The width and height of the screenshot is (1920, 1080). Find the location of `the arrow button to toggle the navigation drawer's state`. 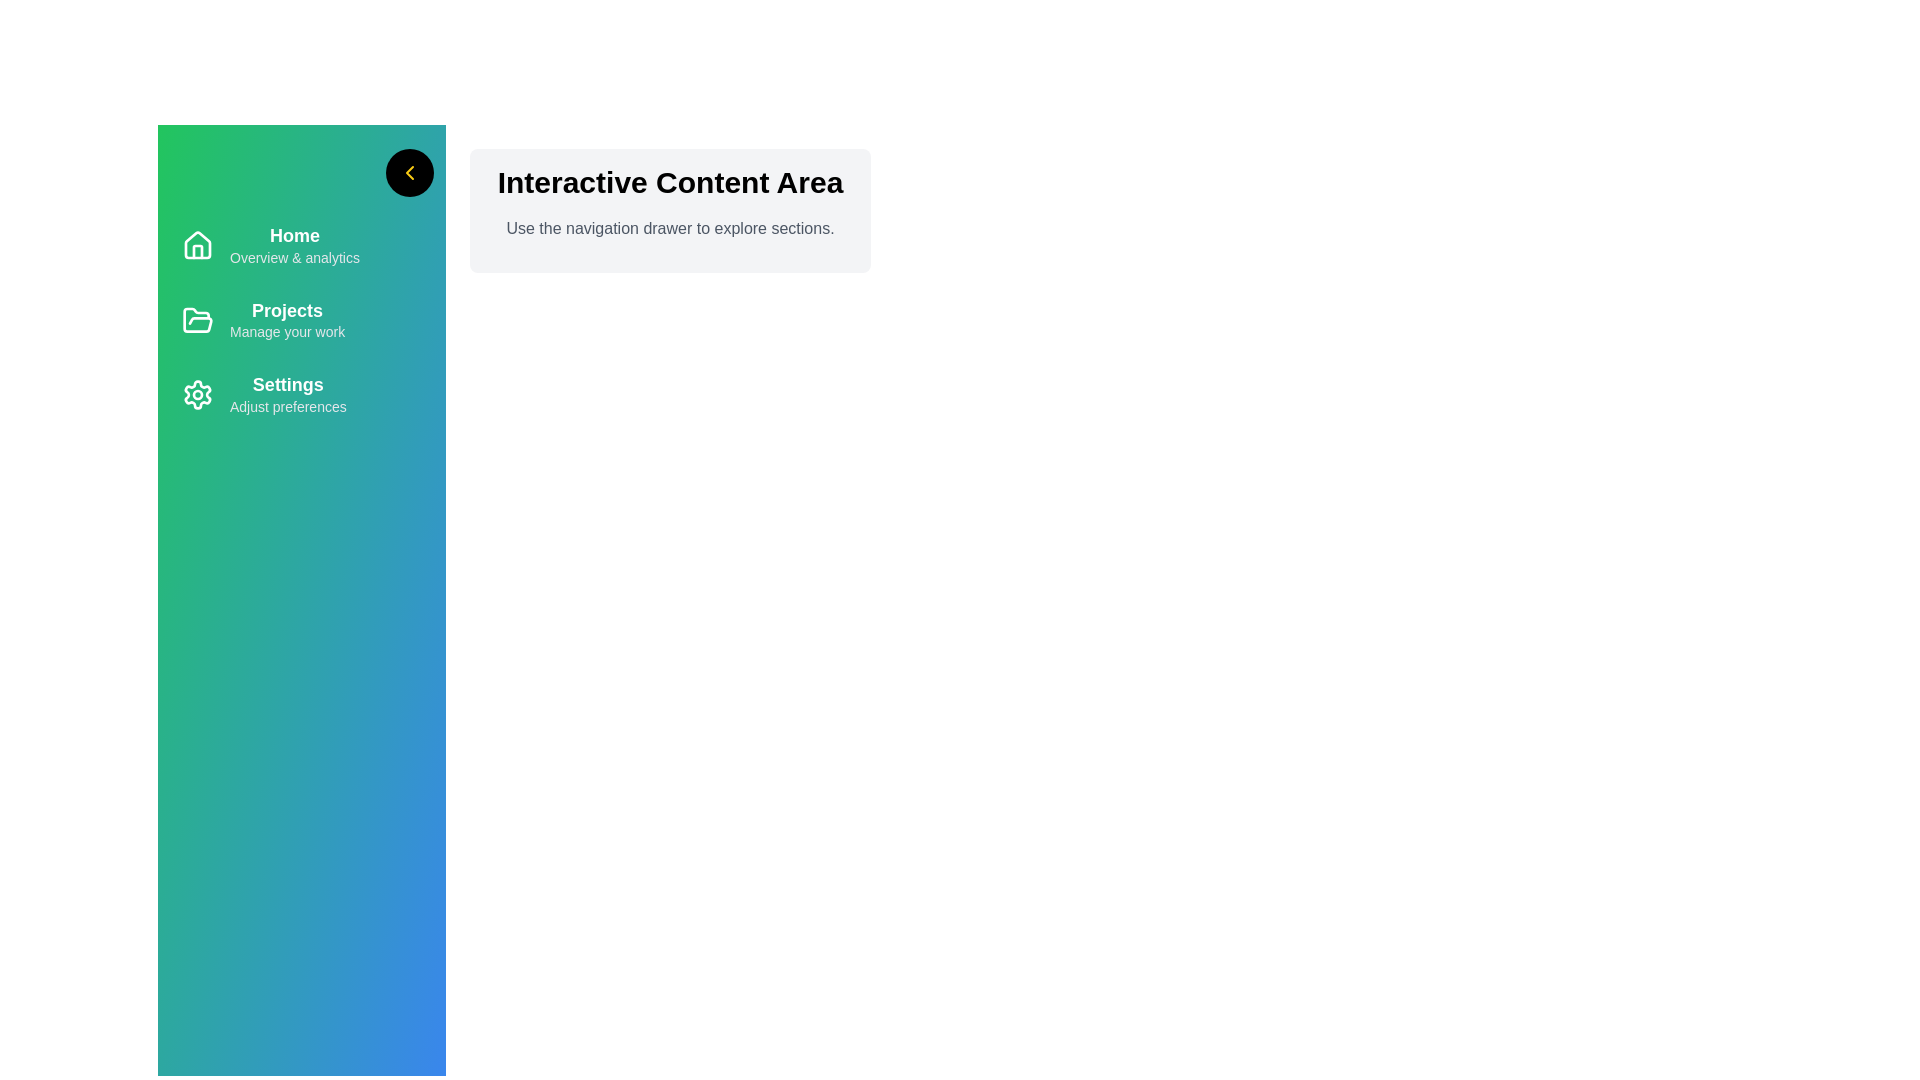

the arrow button to toggle the navigation drawer's state is located at coordinates (408, 172).